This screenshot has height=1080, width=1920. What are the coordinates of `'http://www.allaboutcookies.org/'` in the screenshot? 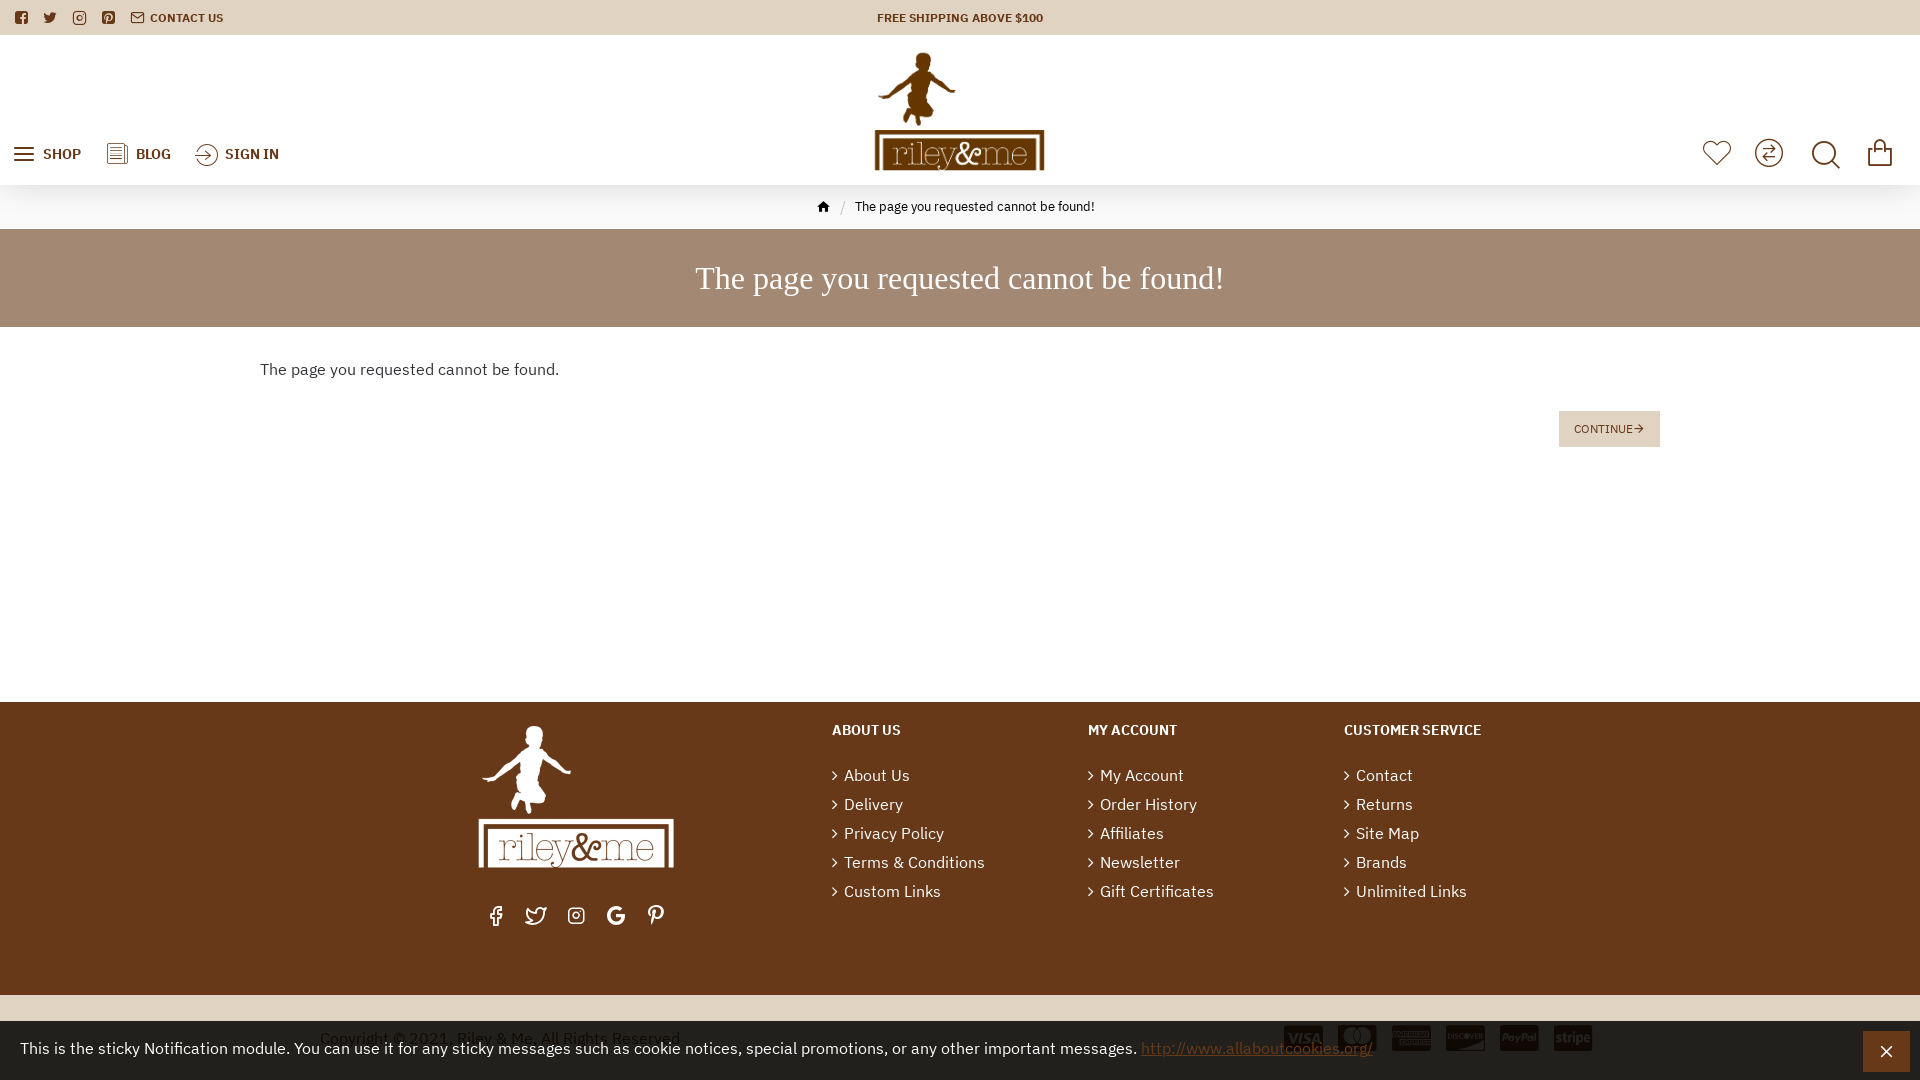 It's located at (1256, 1047).